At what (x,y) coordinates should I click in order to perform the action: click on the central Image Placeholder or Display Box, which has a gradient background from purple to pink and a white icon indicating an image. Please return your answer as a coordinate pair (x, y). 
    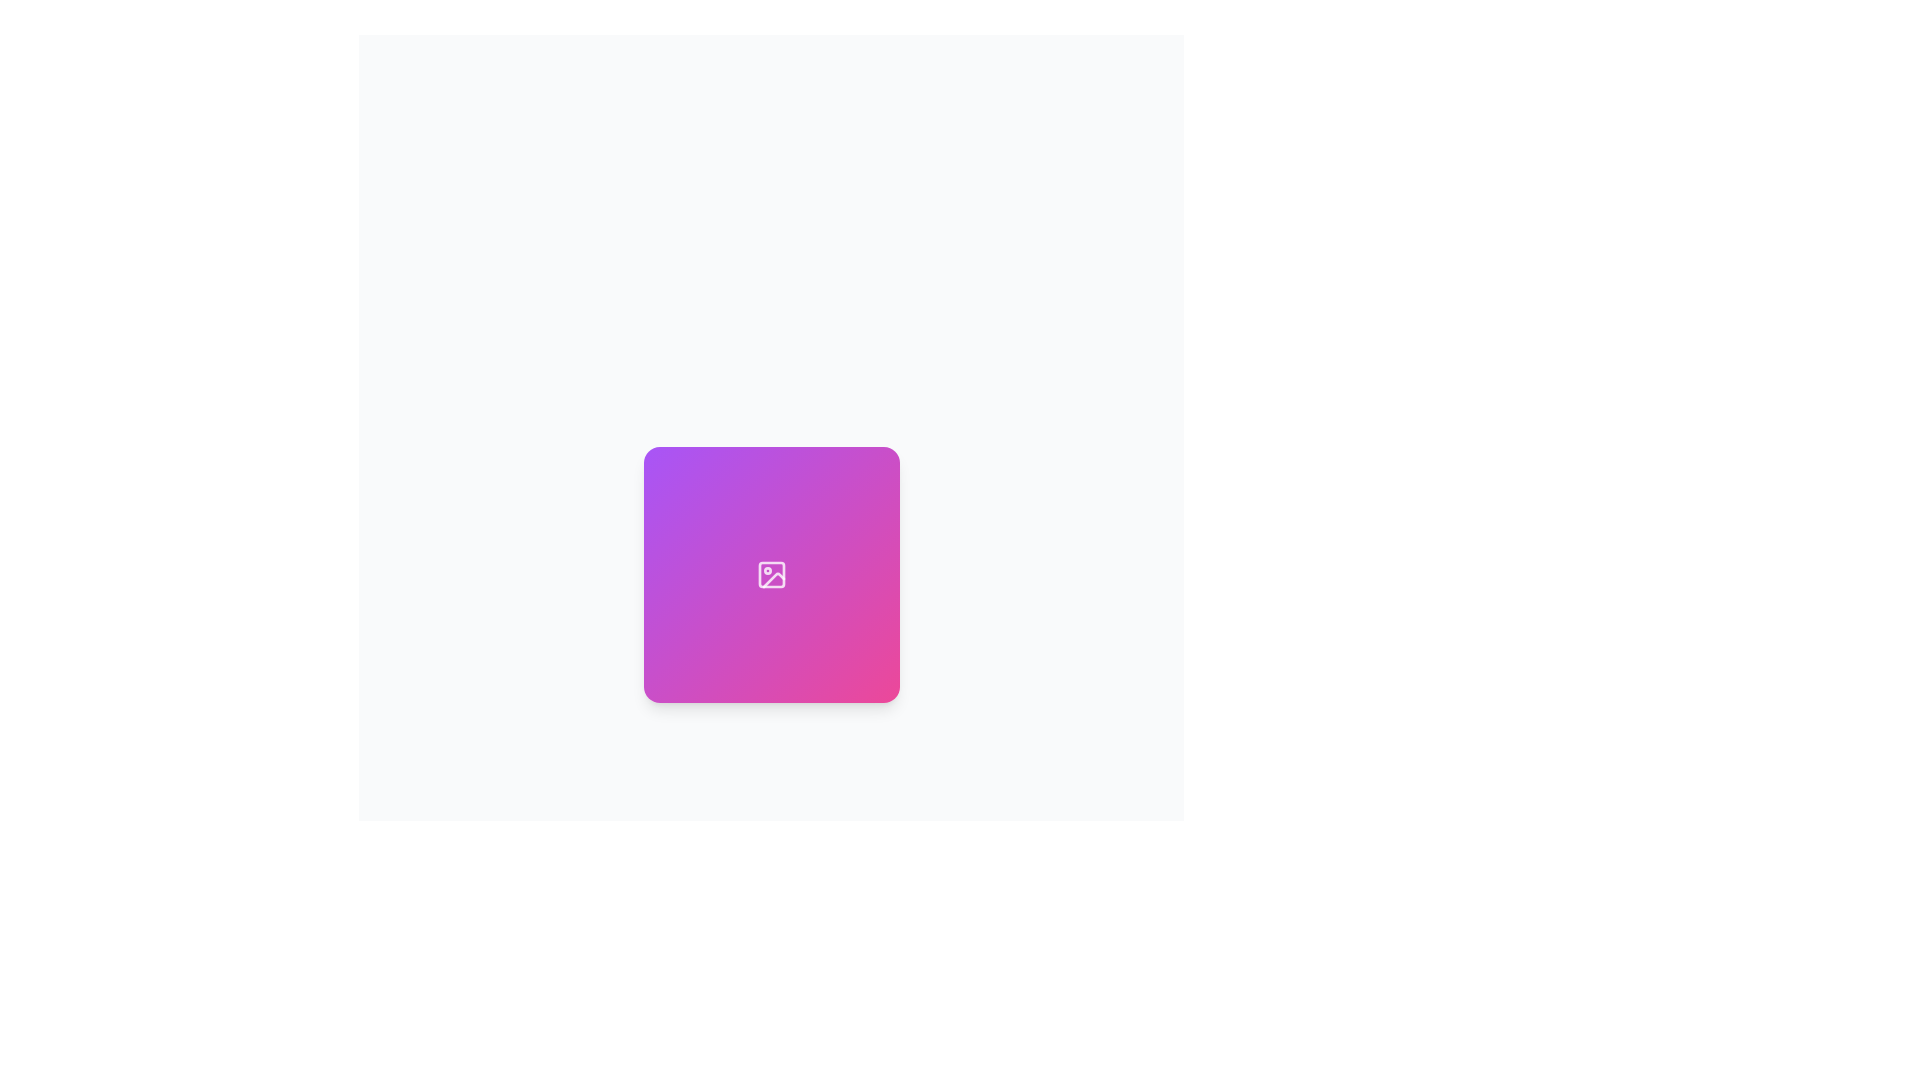
    Looking at the image, I should click on (770, 574).